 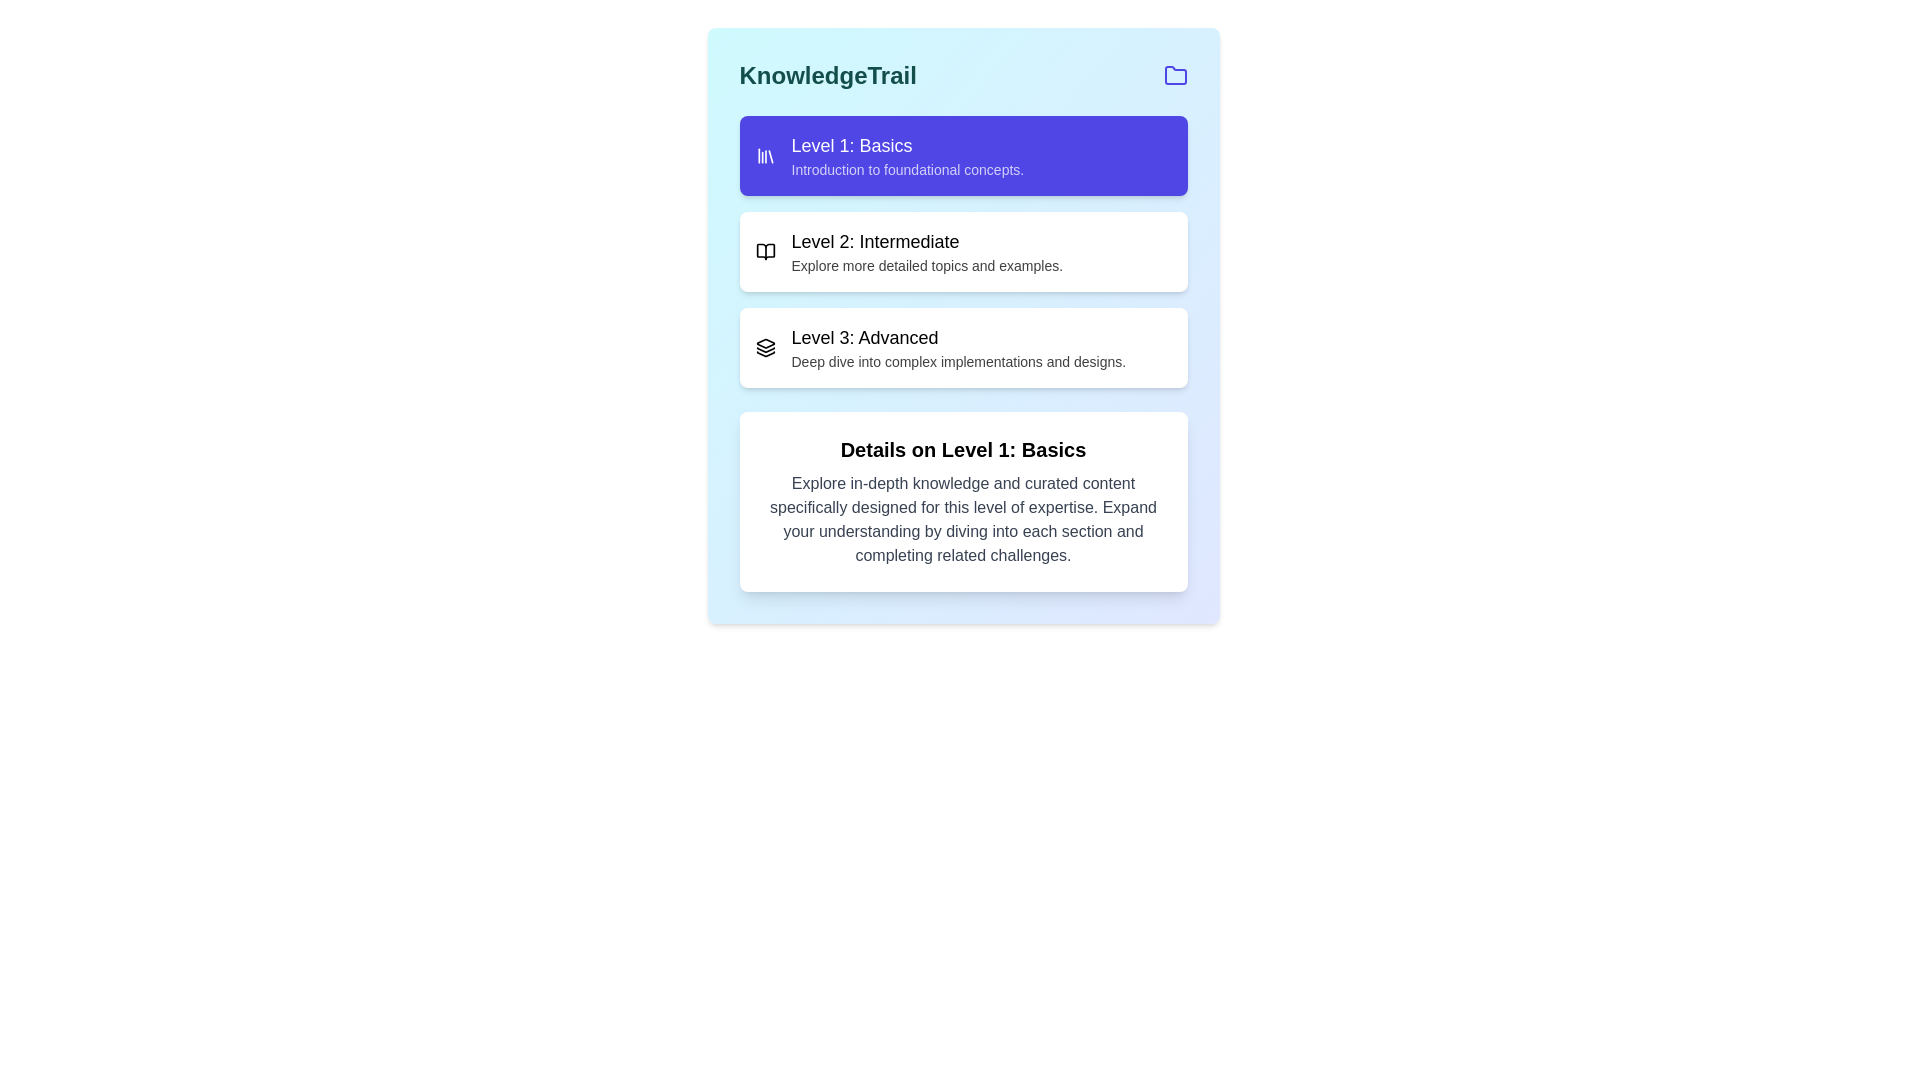 What do you see at coordinates (957, 362) in the screenshot?
I see `the descriptive text that reads 'Deep dive into complex implementations and designs.' located directly below the 'Level 3: Advanced' header` at bounding box center [957, 362].